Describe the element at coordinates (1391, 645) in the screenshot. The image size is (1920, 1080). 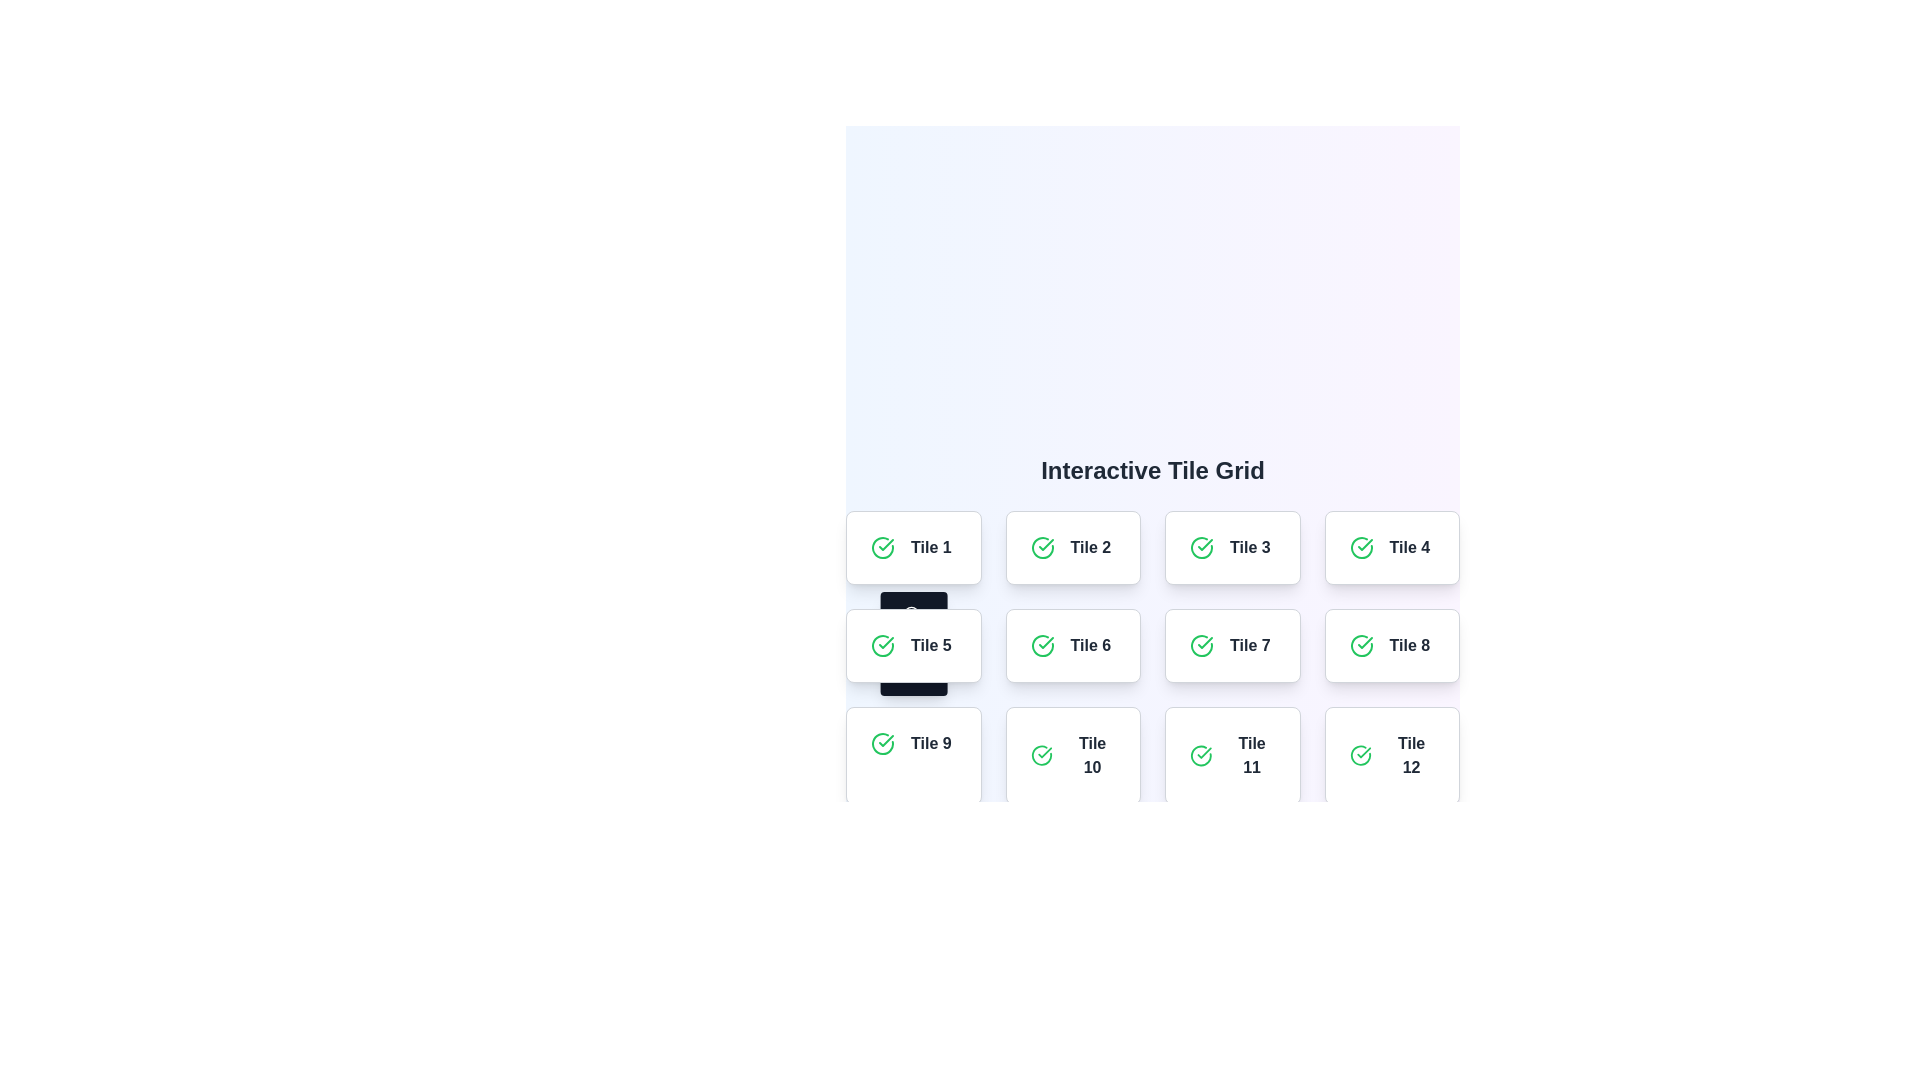
I see `the grouped component of icon and label located in the second row, fourth tile from the left in the interactive grid interface` at that location.